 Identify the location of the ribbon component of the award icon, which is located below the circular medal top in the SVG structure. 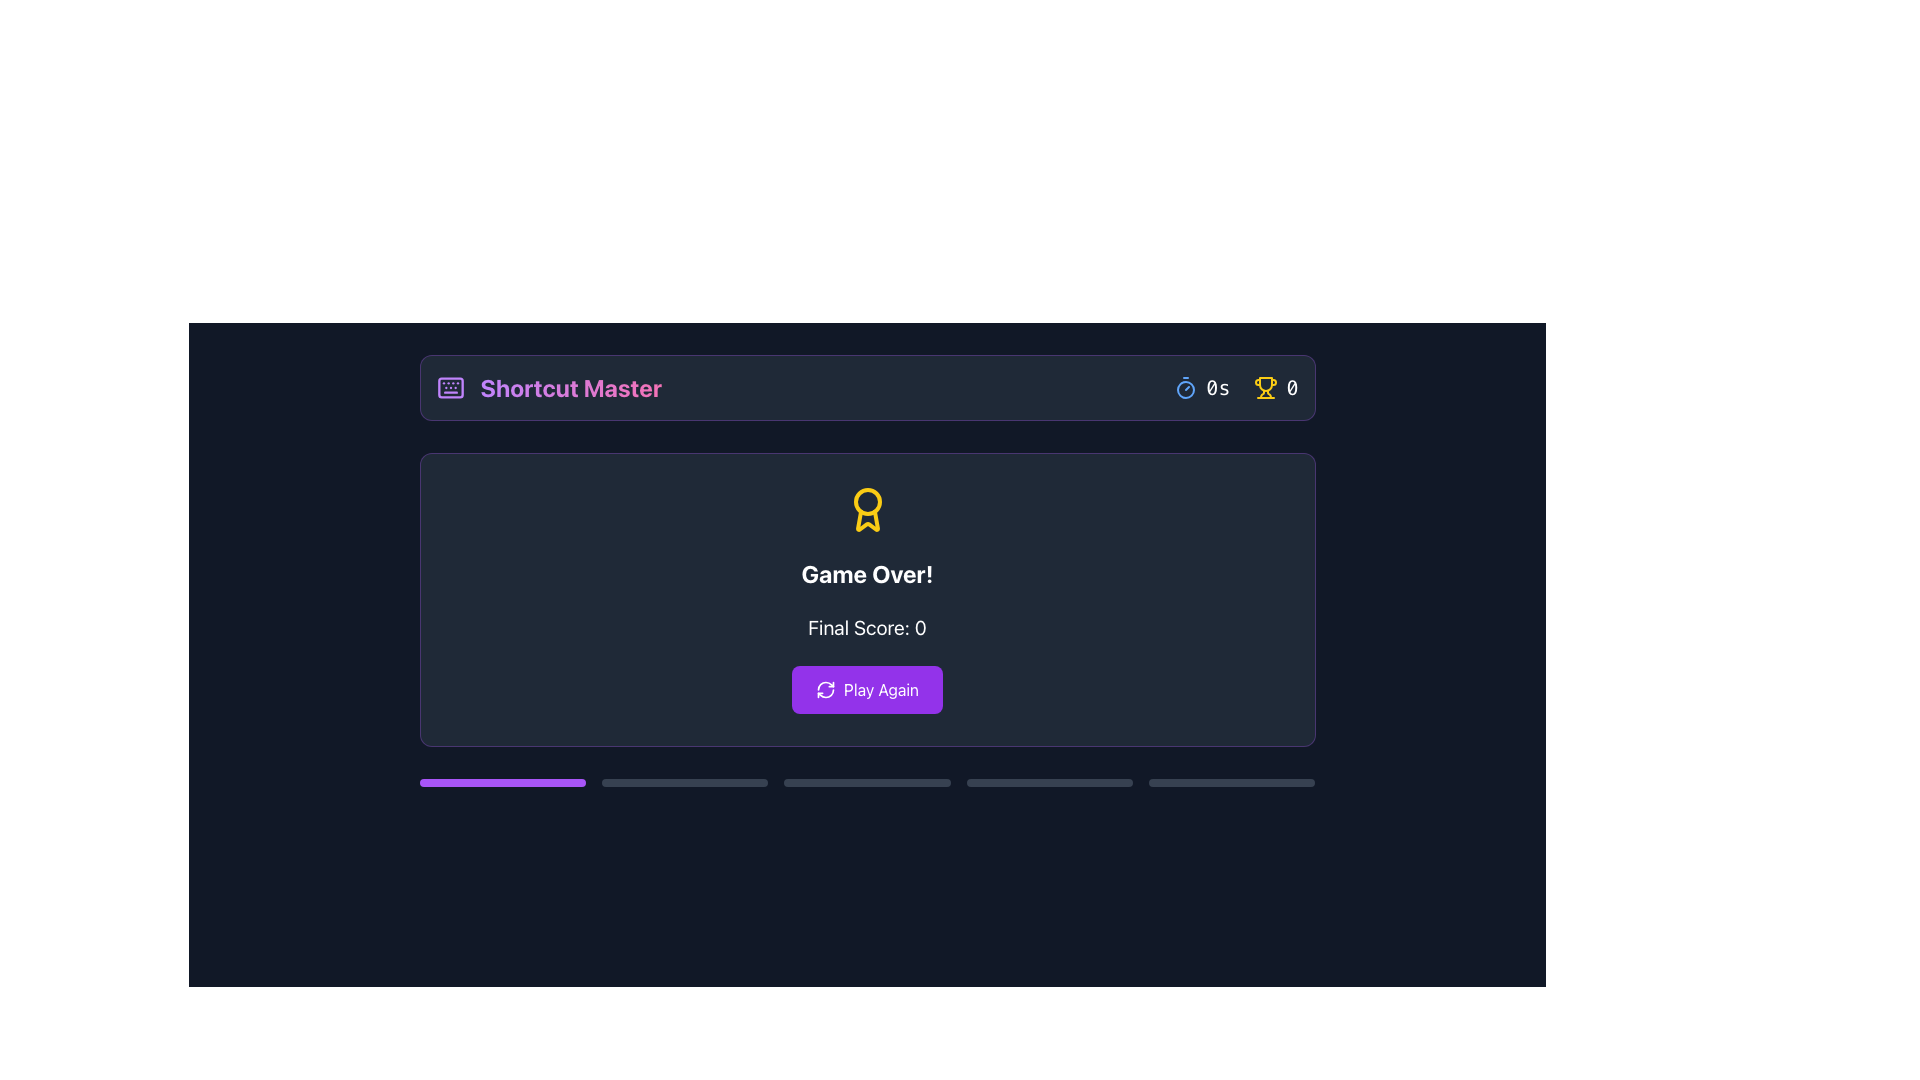
(867, 519).